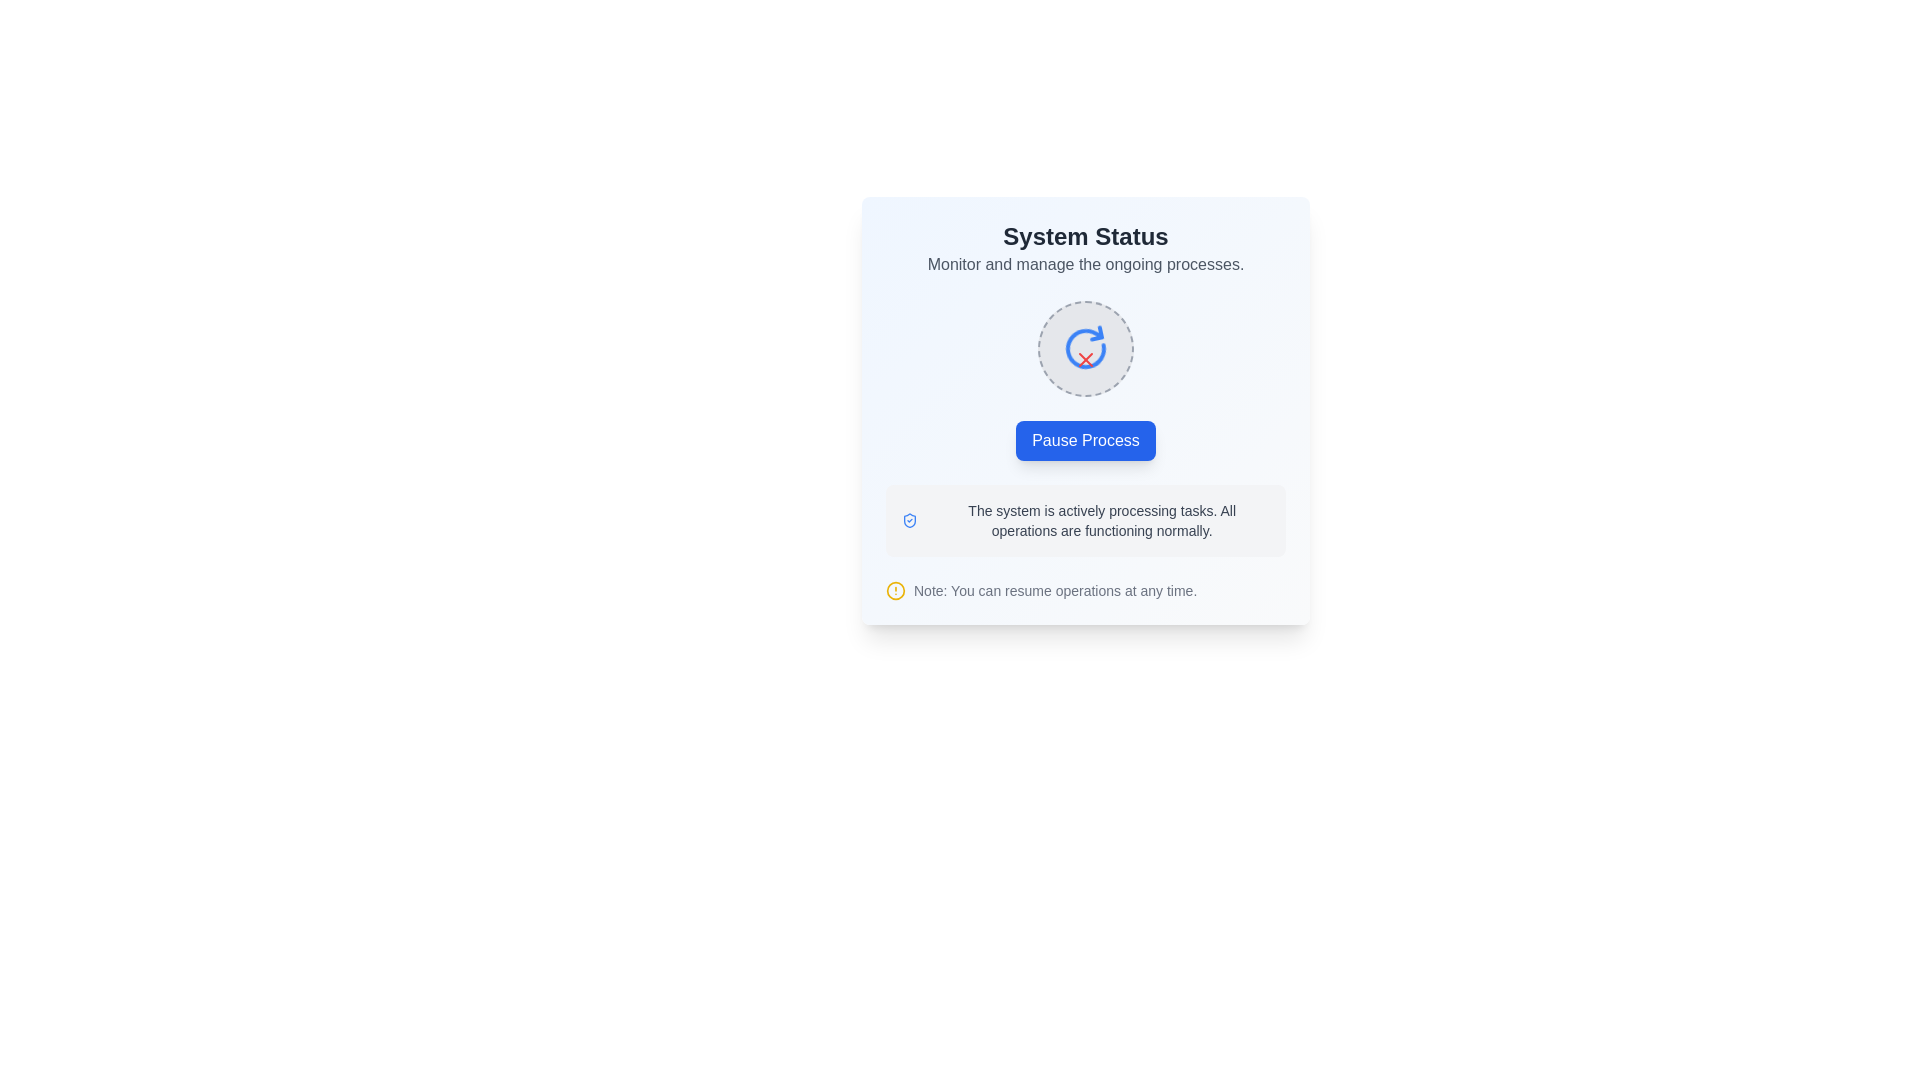 Image resolution: width=1920 pixels, height=1080 pixels. What do you see at coordinates (1084, 439) in the screenshot?
I see `the pause button located centrally below the circular progress indicator and above the 'System Status' text box to observe visual feedback indicating interactivity` at bounding box center [1084, 439].